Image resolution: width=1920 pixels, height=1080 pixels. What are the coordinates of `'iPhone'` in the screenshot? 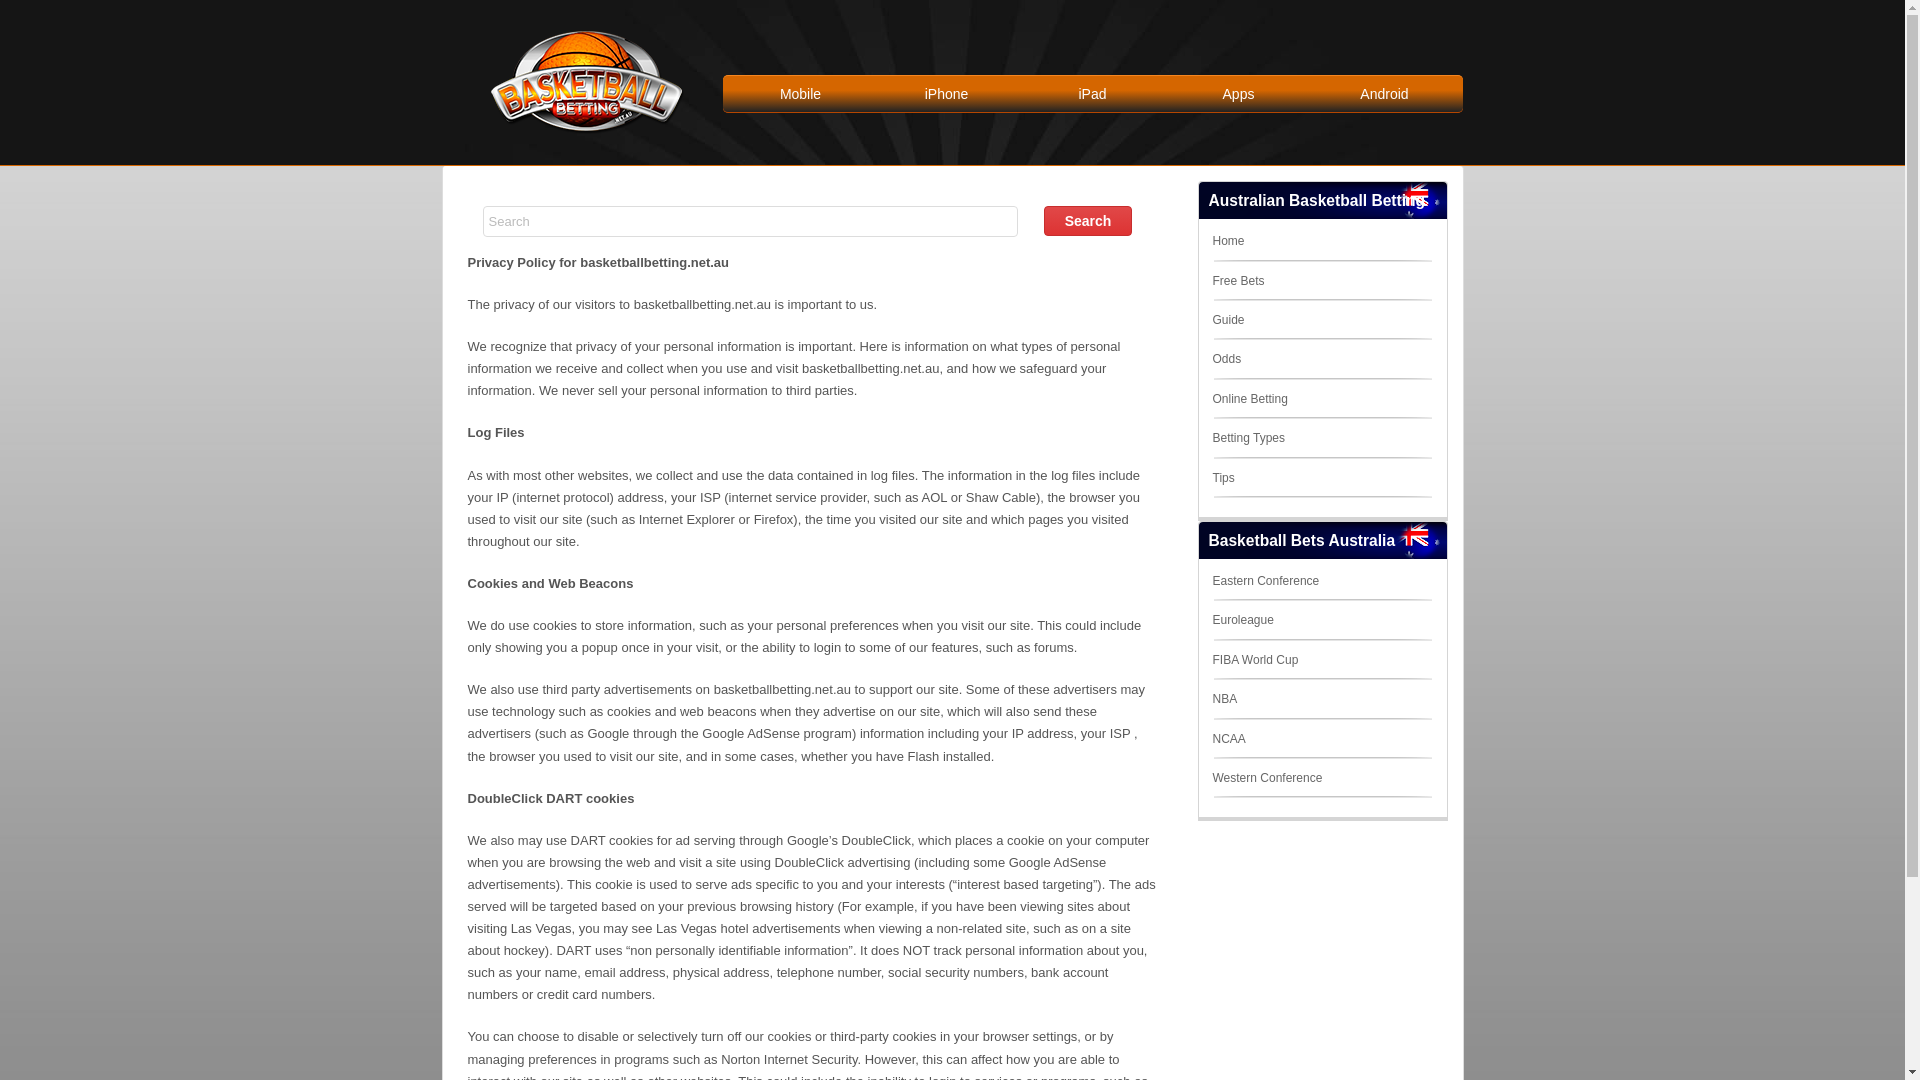 It's located at (945, 93).